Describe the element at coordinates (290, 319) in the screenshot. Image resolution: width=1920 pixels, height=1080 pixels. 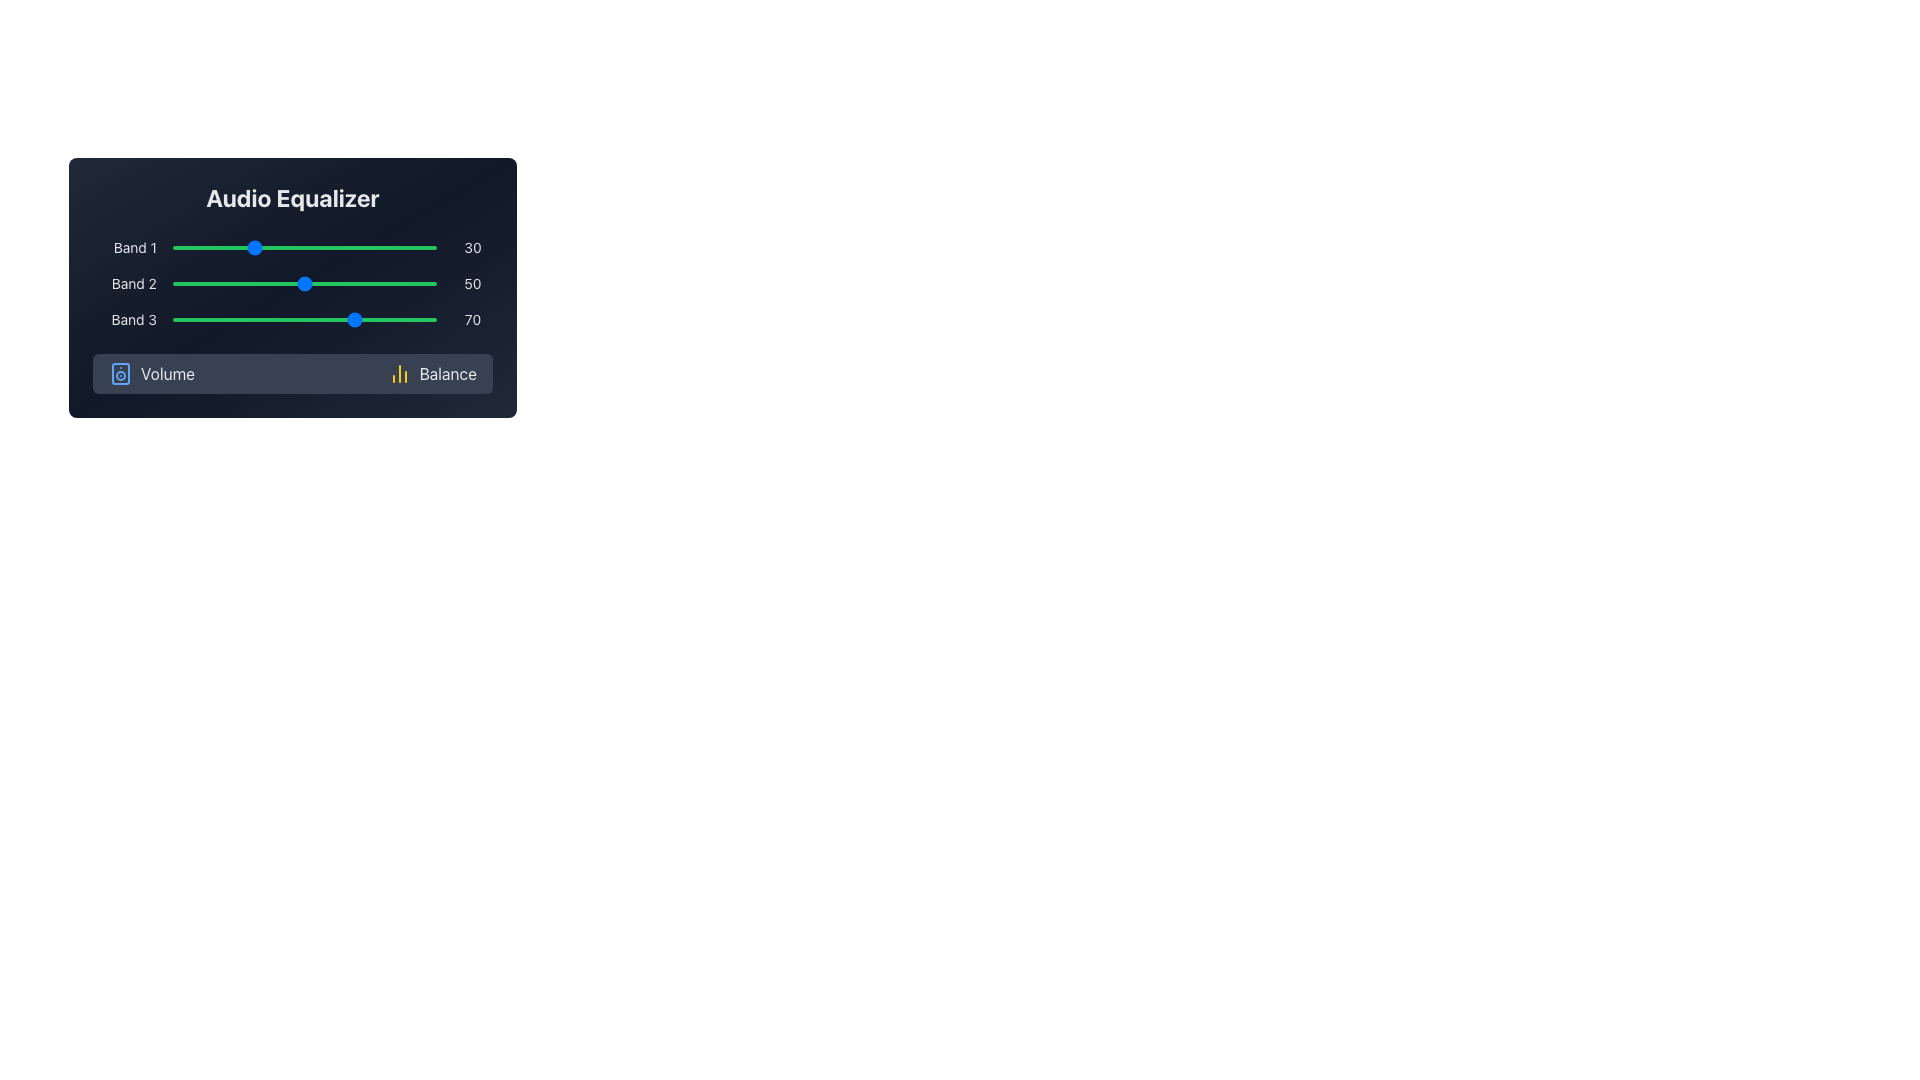
I see `Band 3` at that location.